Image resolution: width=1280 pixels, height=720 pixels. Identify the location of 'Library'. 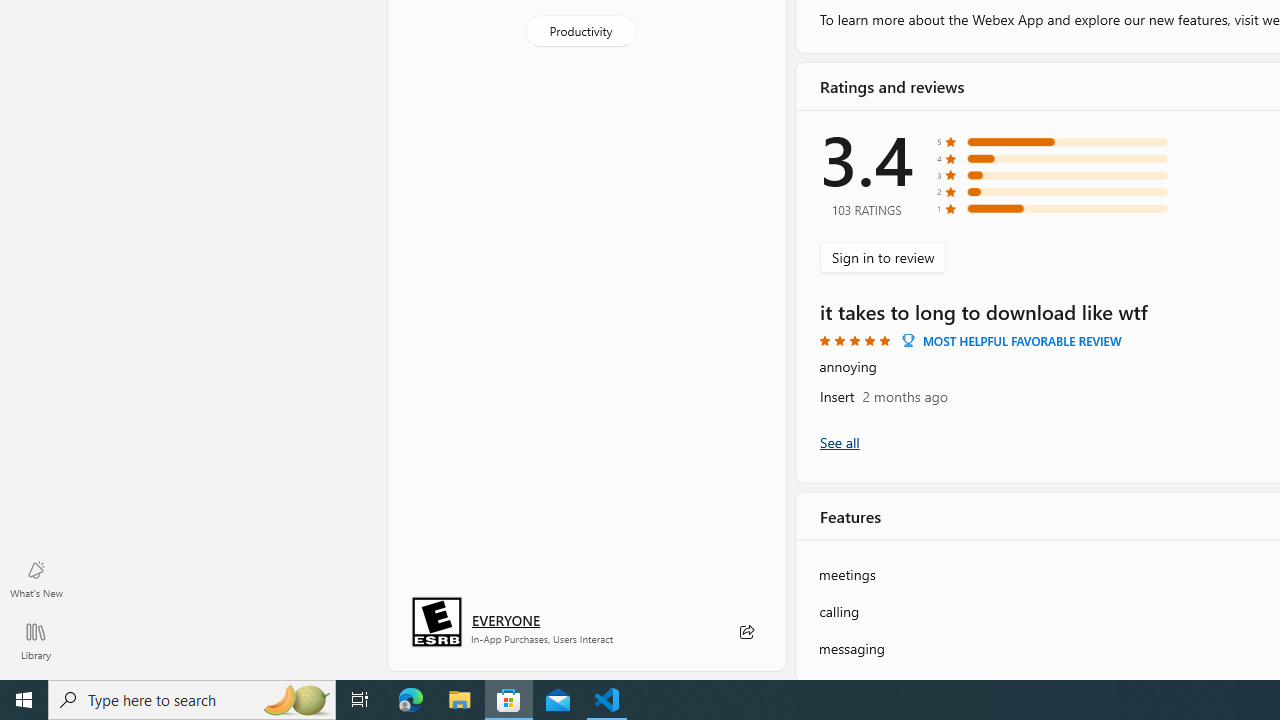
(35, 640).